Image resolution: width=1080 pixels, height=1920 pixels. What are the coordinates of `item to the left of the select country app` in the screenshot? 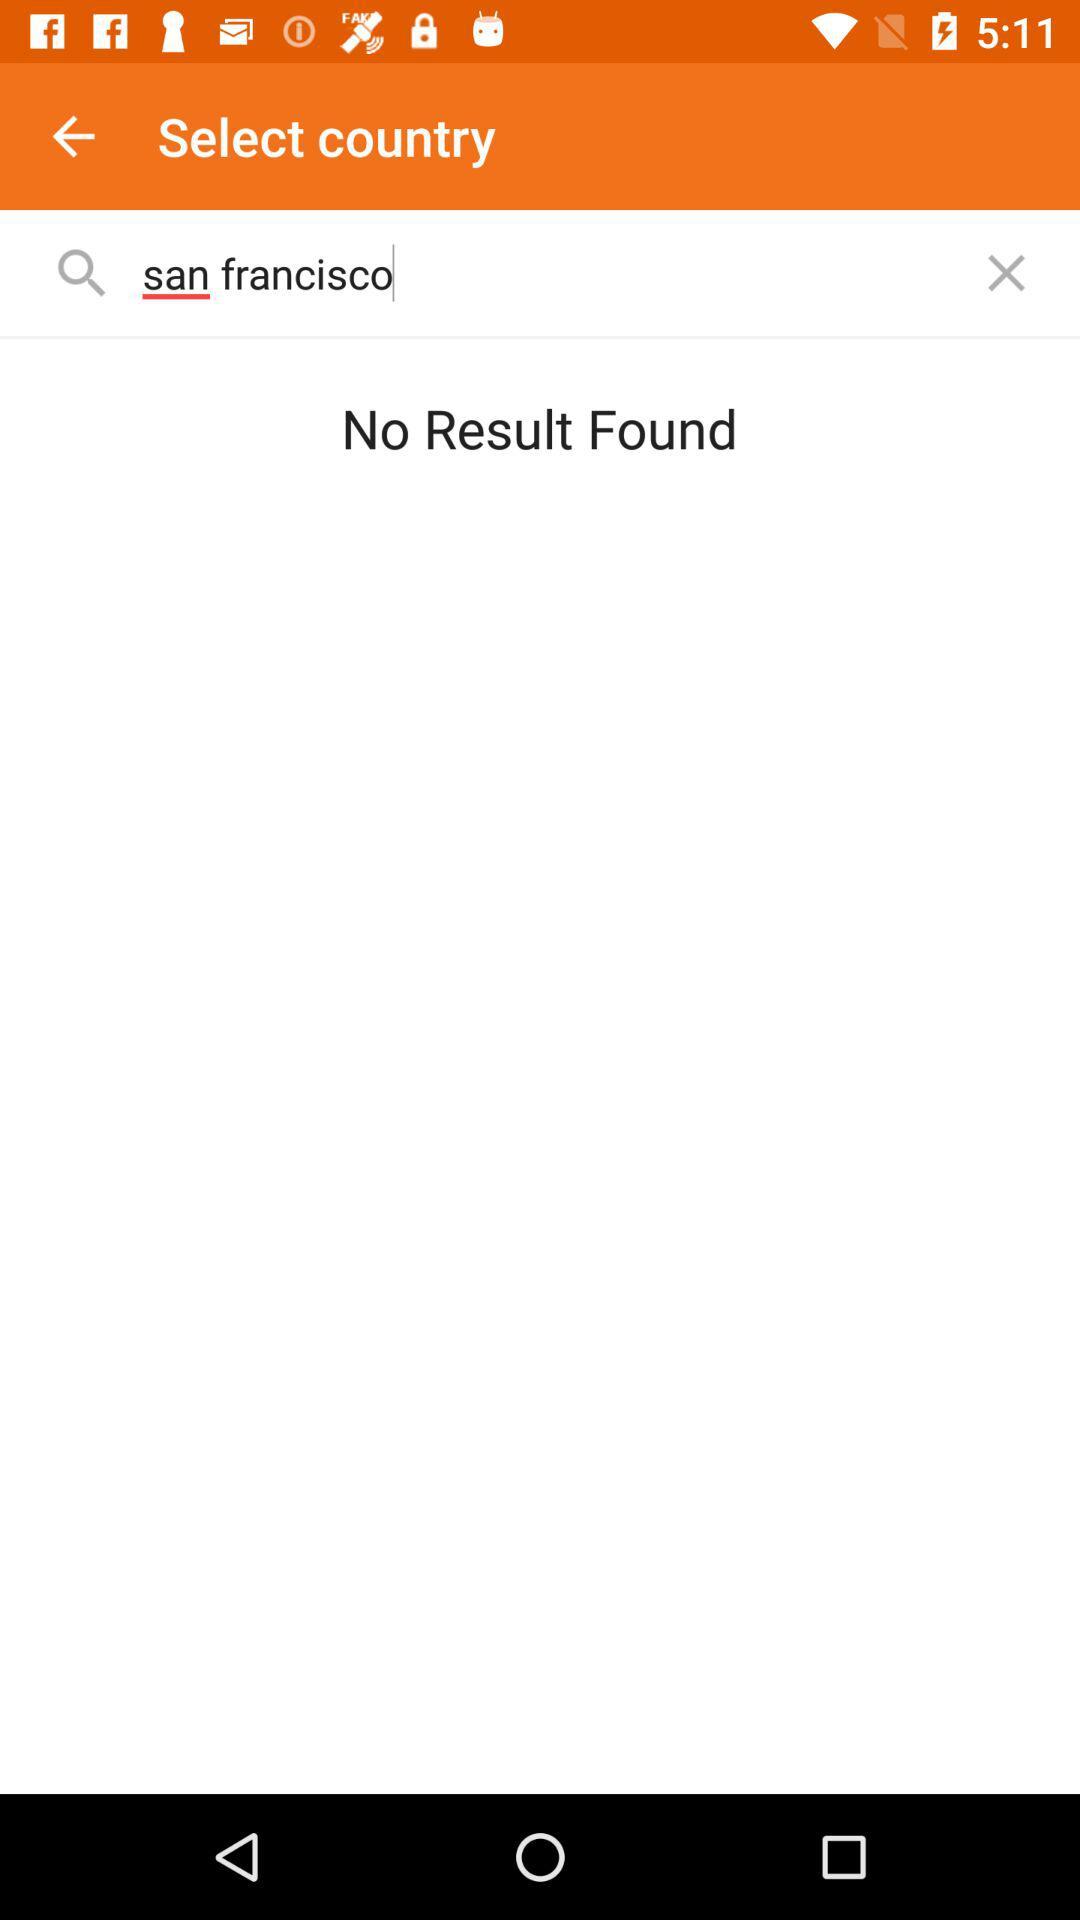 It's located at (72, 135).